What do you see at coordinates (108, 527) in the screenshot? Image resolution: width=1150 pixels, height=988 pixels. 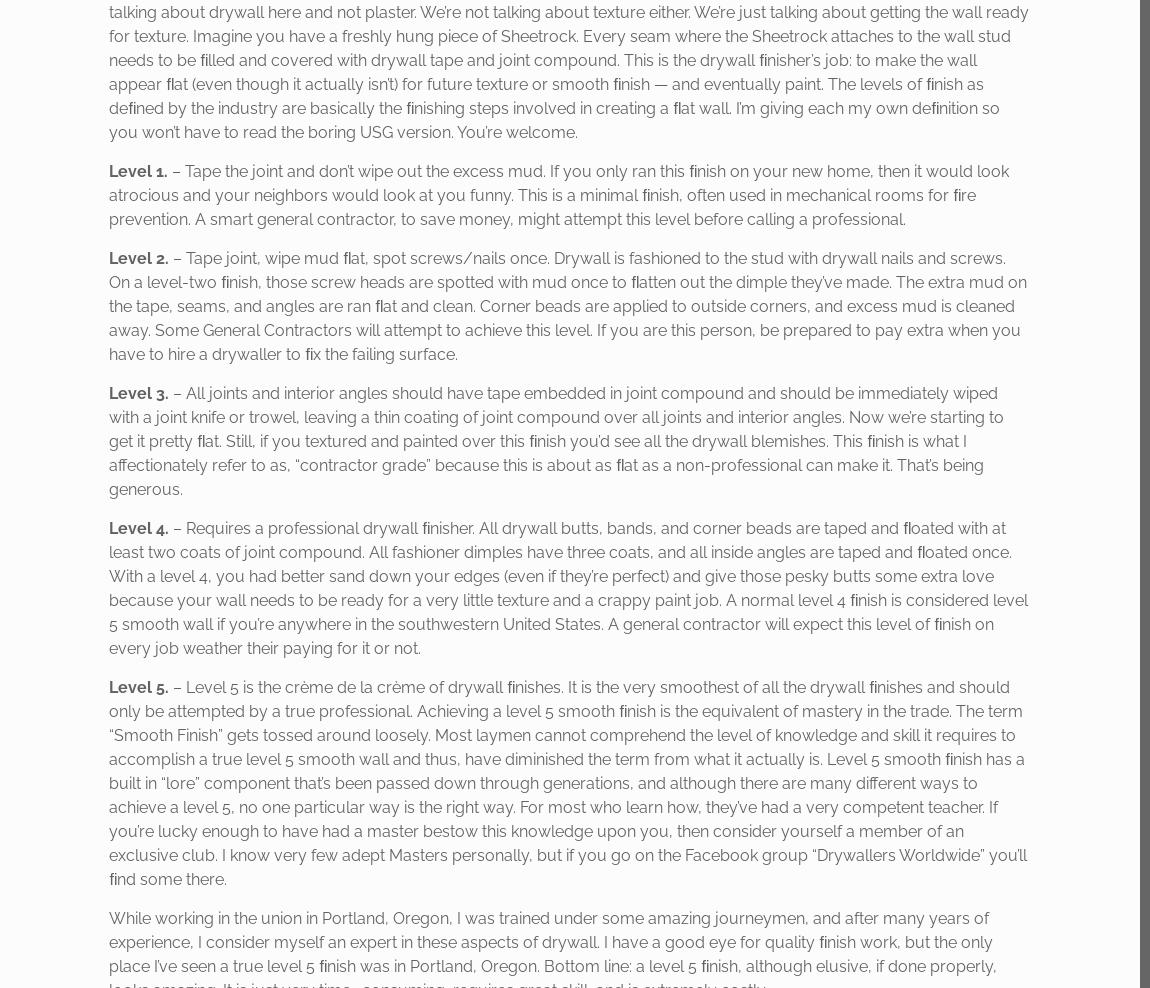 I see `'Level 4.'` at bounding box center [108, 527].